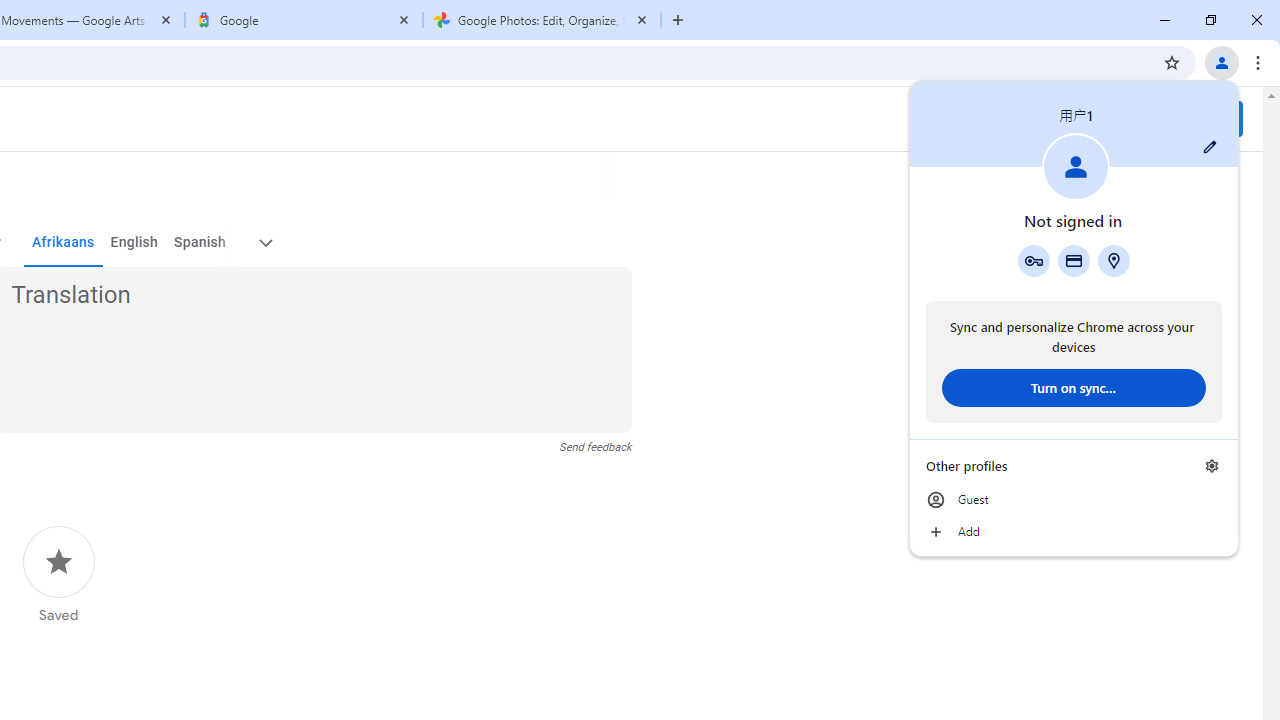 This screenshot has width=1280, height=720. What do you see at coordinates (1033, 260) in the screenshot?
I see `'Google Password Manager'` at bounding box center [1033, 260].